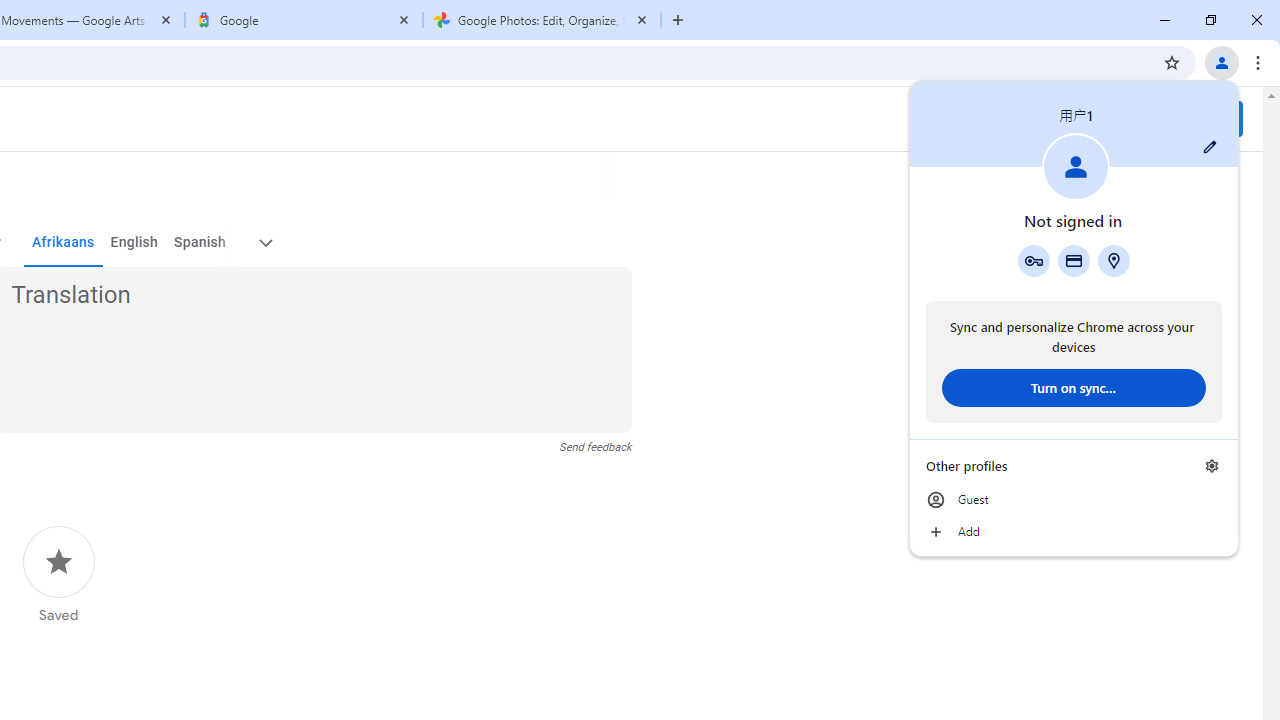 This screenshot has width=1280, height=720. What do you see at coordinates (1033, 260) in the screenshot?
I see `'Google Password Manager'` at bounding box center [1033, 260].